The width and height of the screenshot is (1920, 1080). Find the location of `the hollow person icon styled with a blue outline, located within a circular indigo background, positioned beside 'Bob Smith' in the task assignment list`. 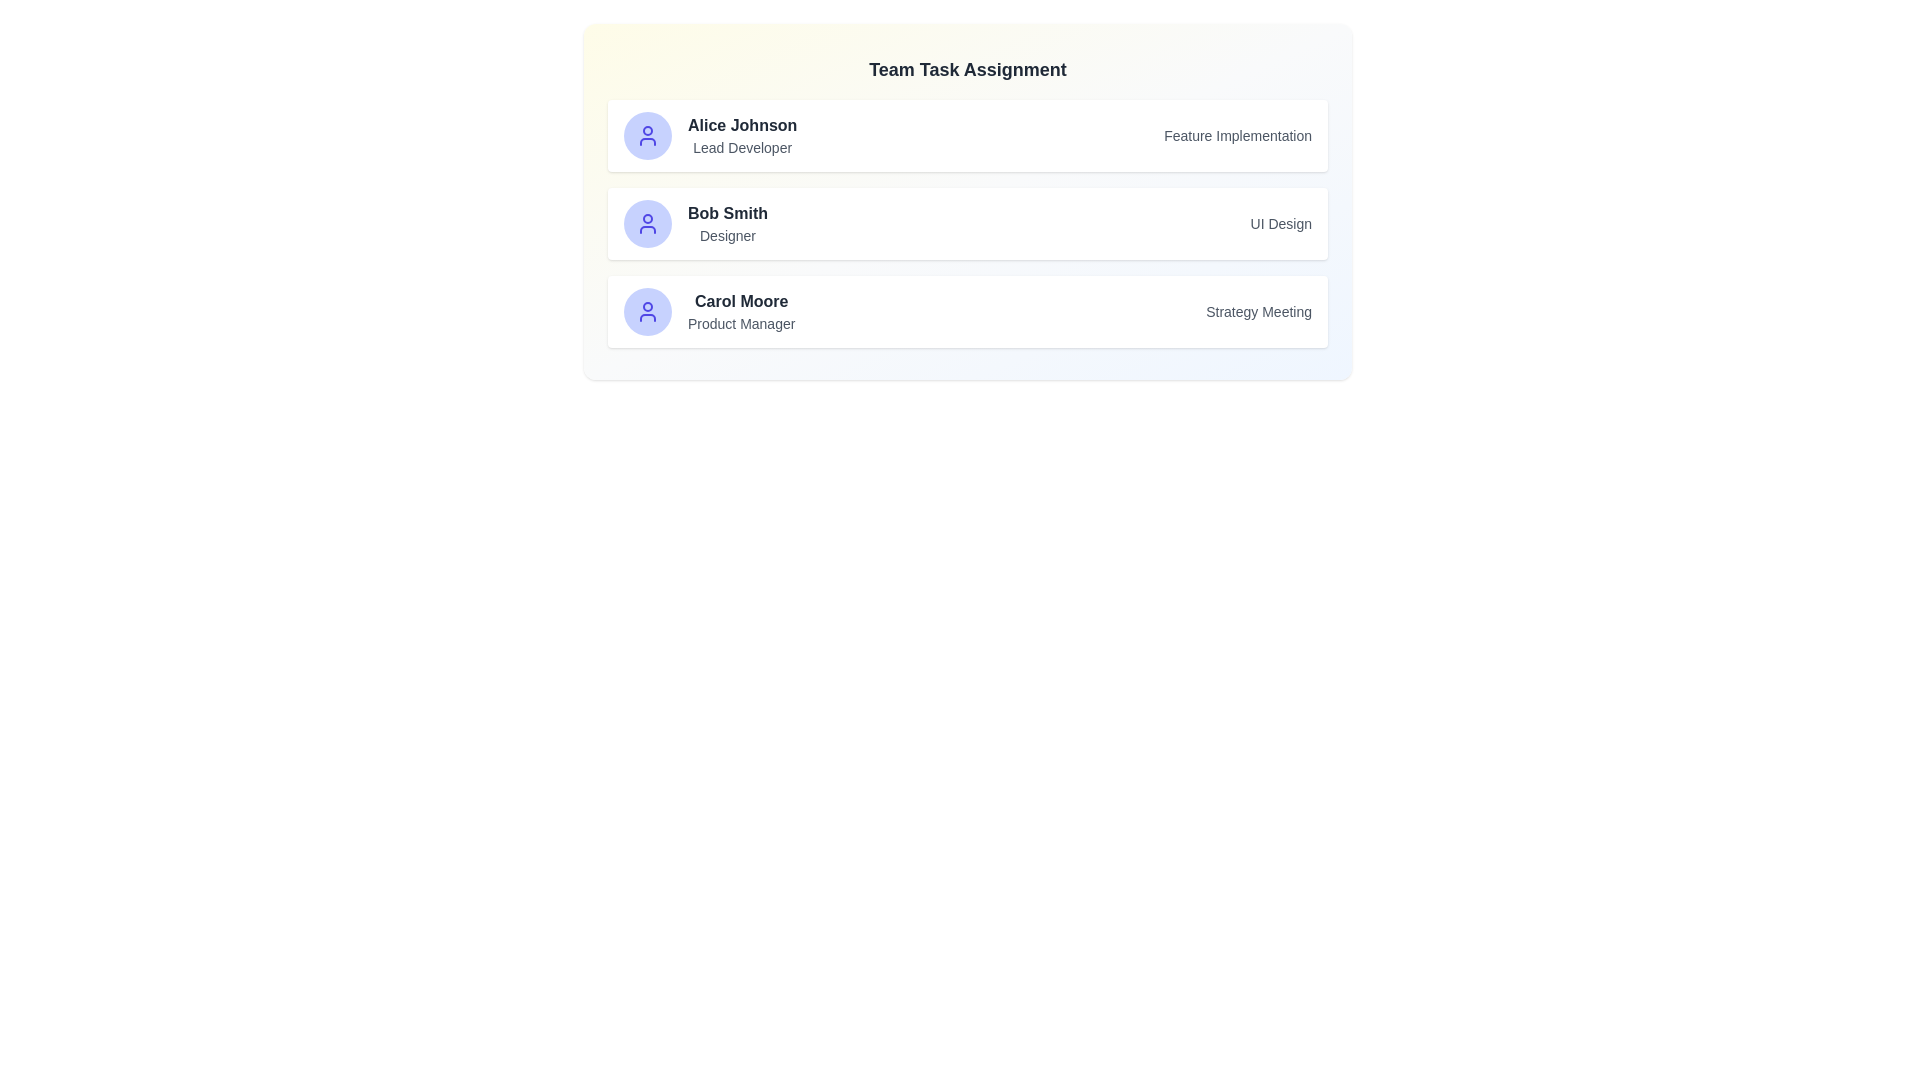

the hollow person icon styled with a blue outline, located within a circular indigo background, positioned beside 'Bob Smith' in the task assignment list is located at coordinates (648, 223).